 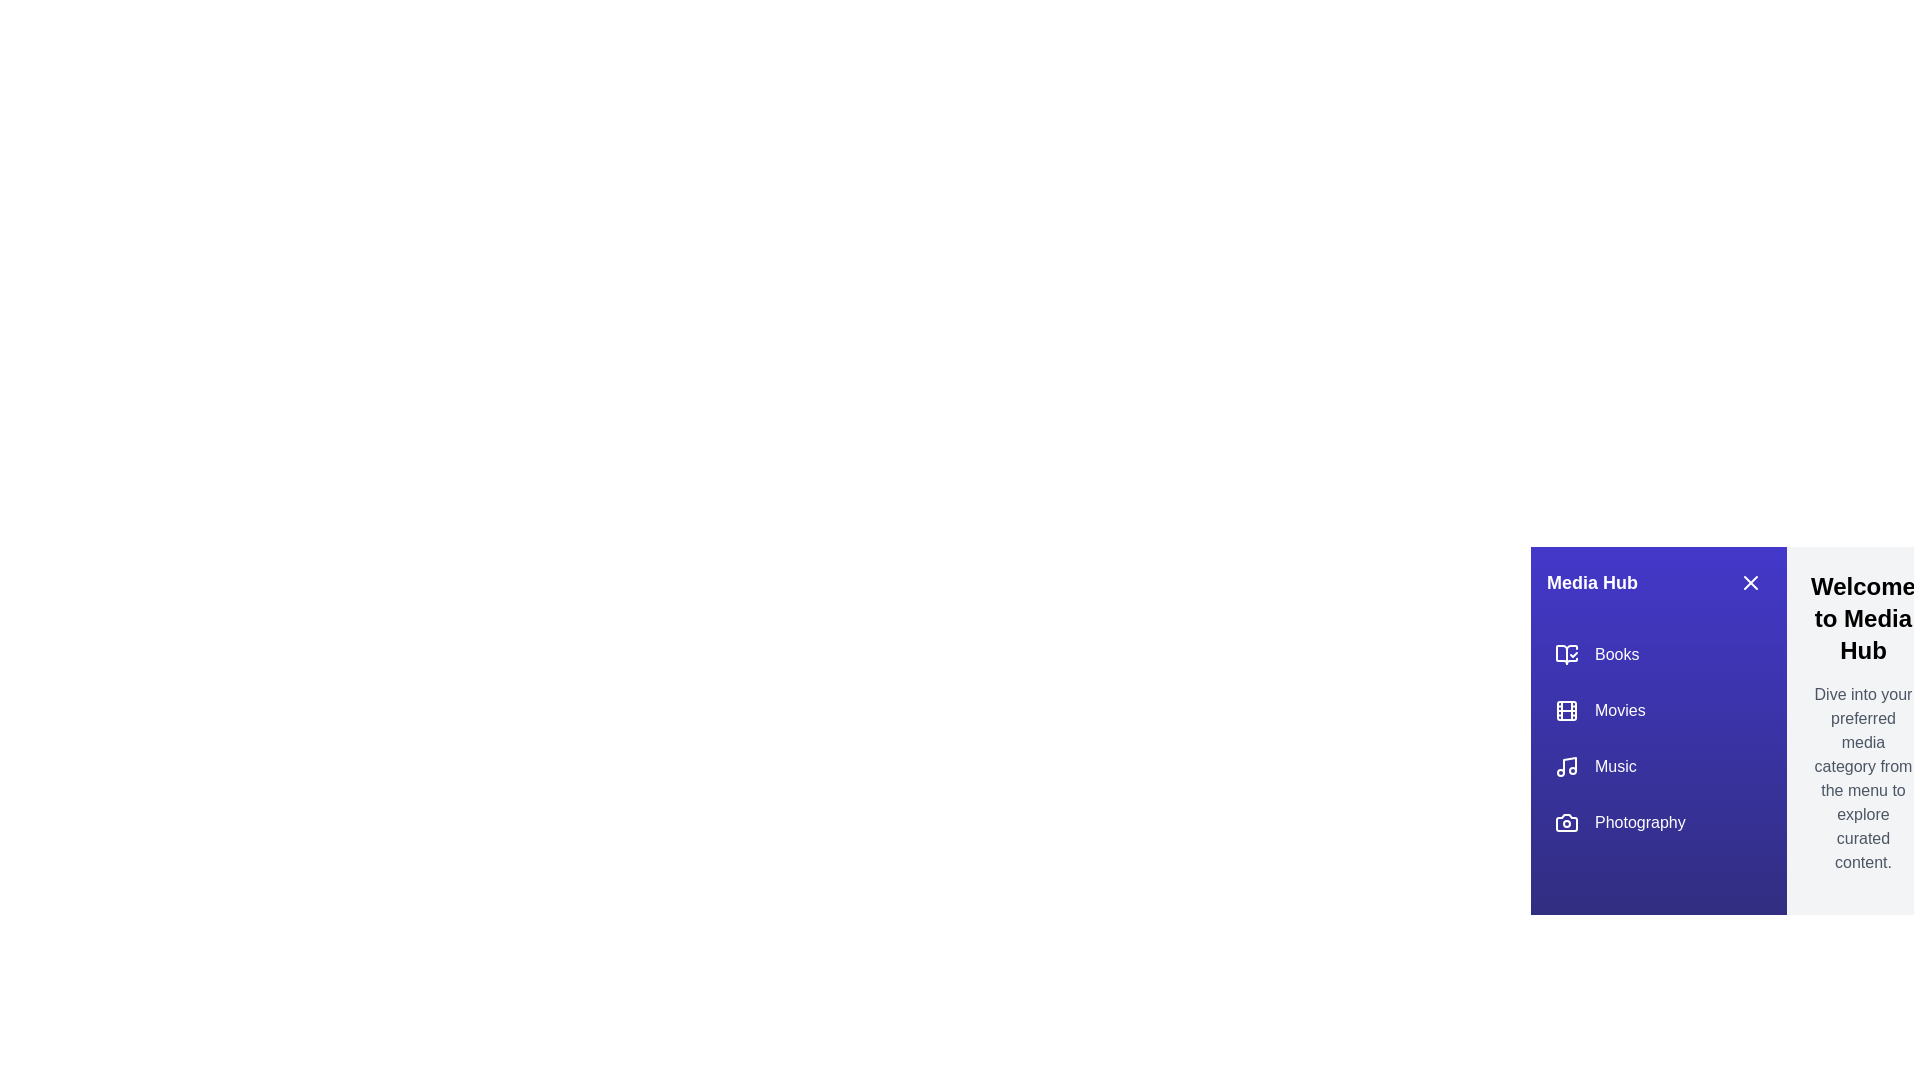 What do you see at coordinates (1565, 709) in the screenshot?
I see `the icon for the category Movies` at bounding box center [1565, 709].